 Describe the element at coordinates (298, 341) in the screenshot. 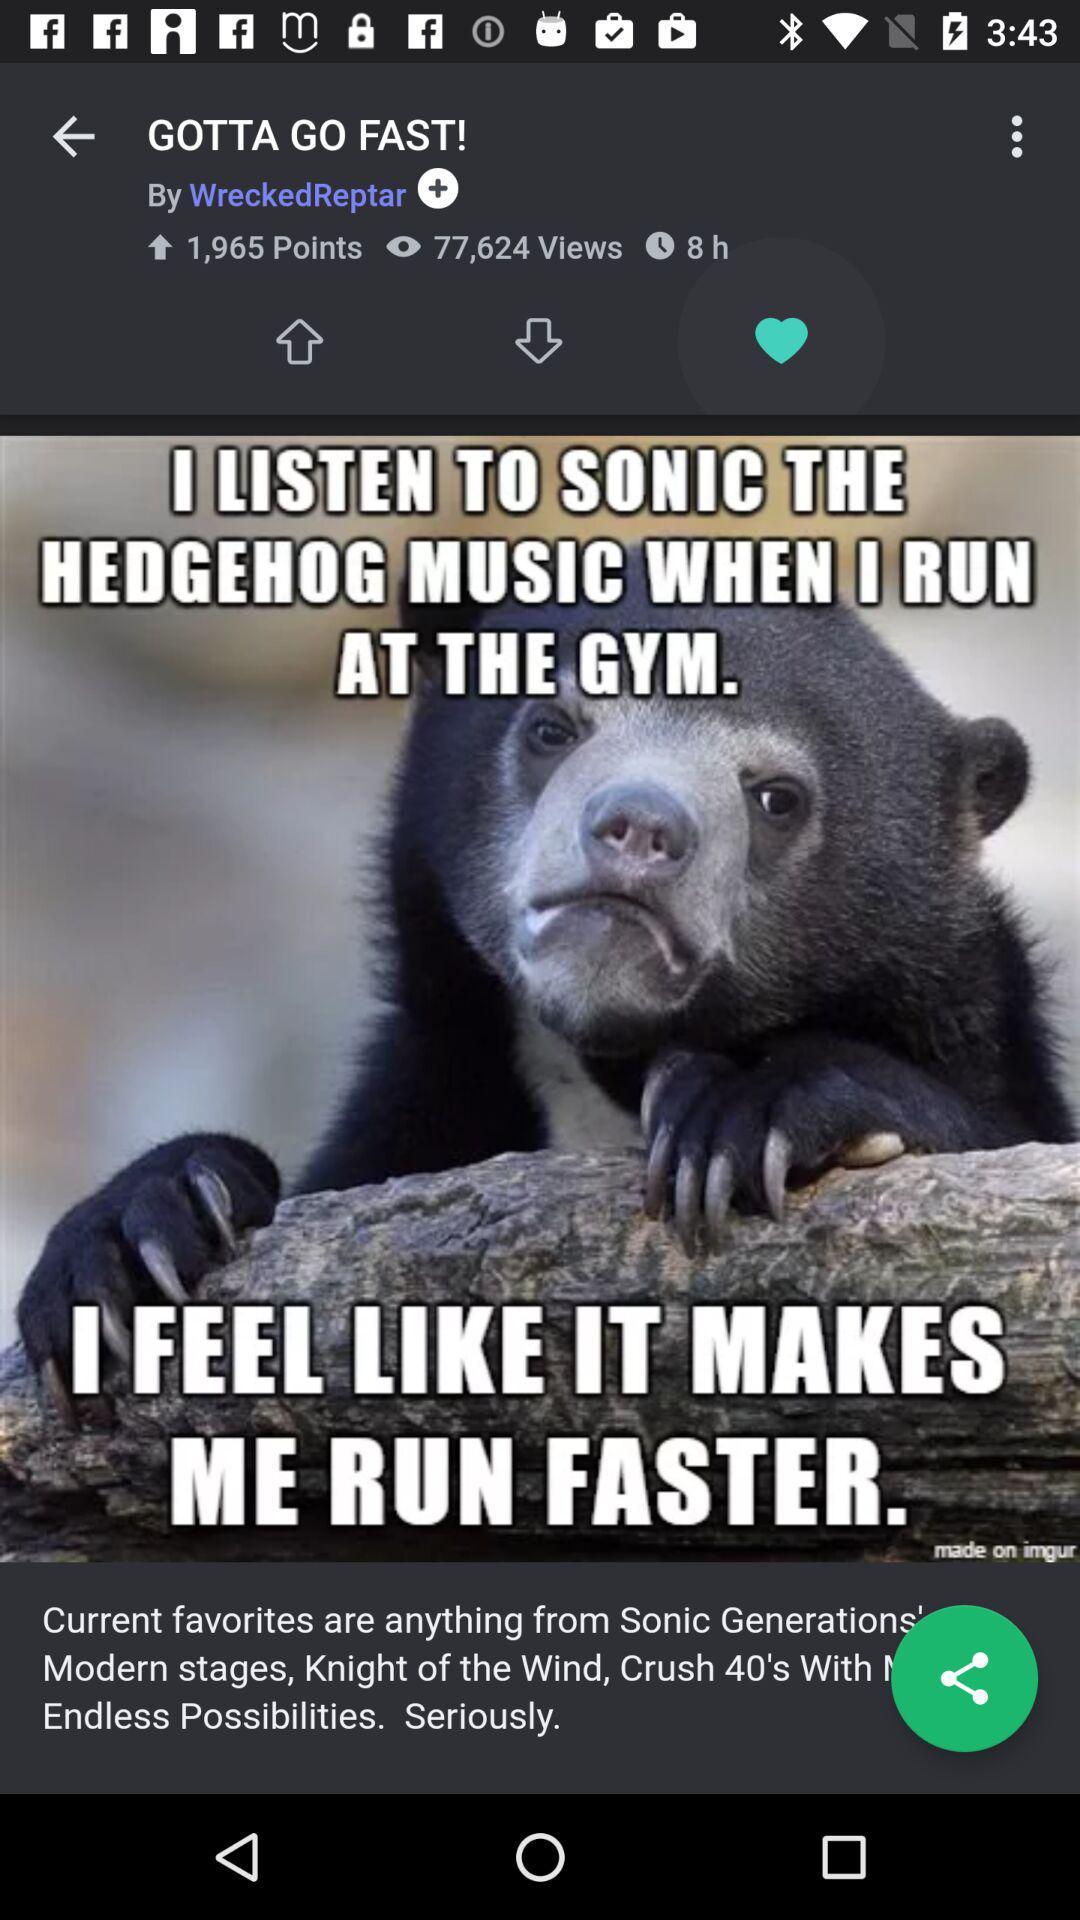

I see `upvote` at that location.